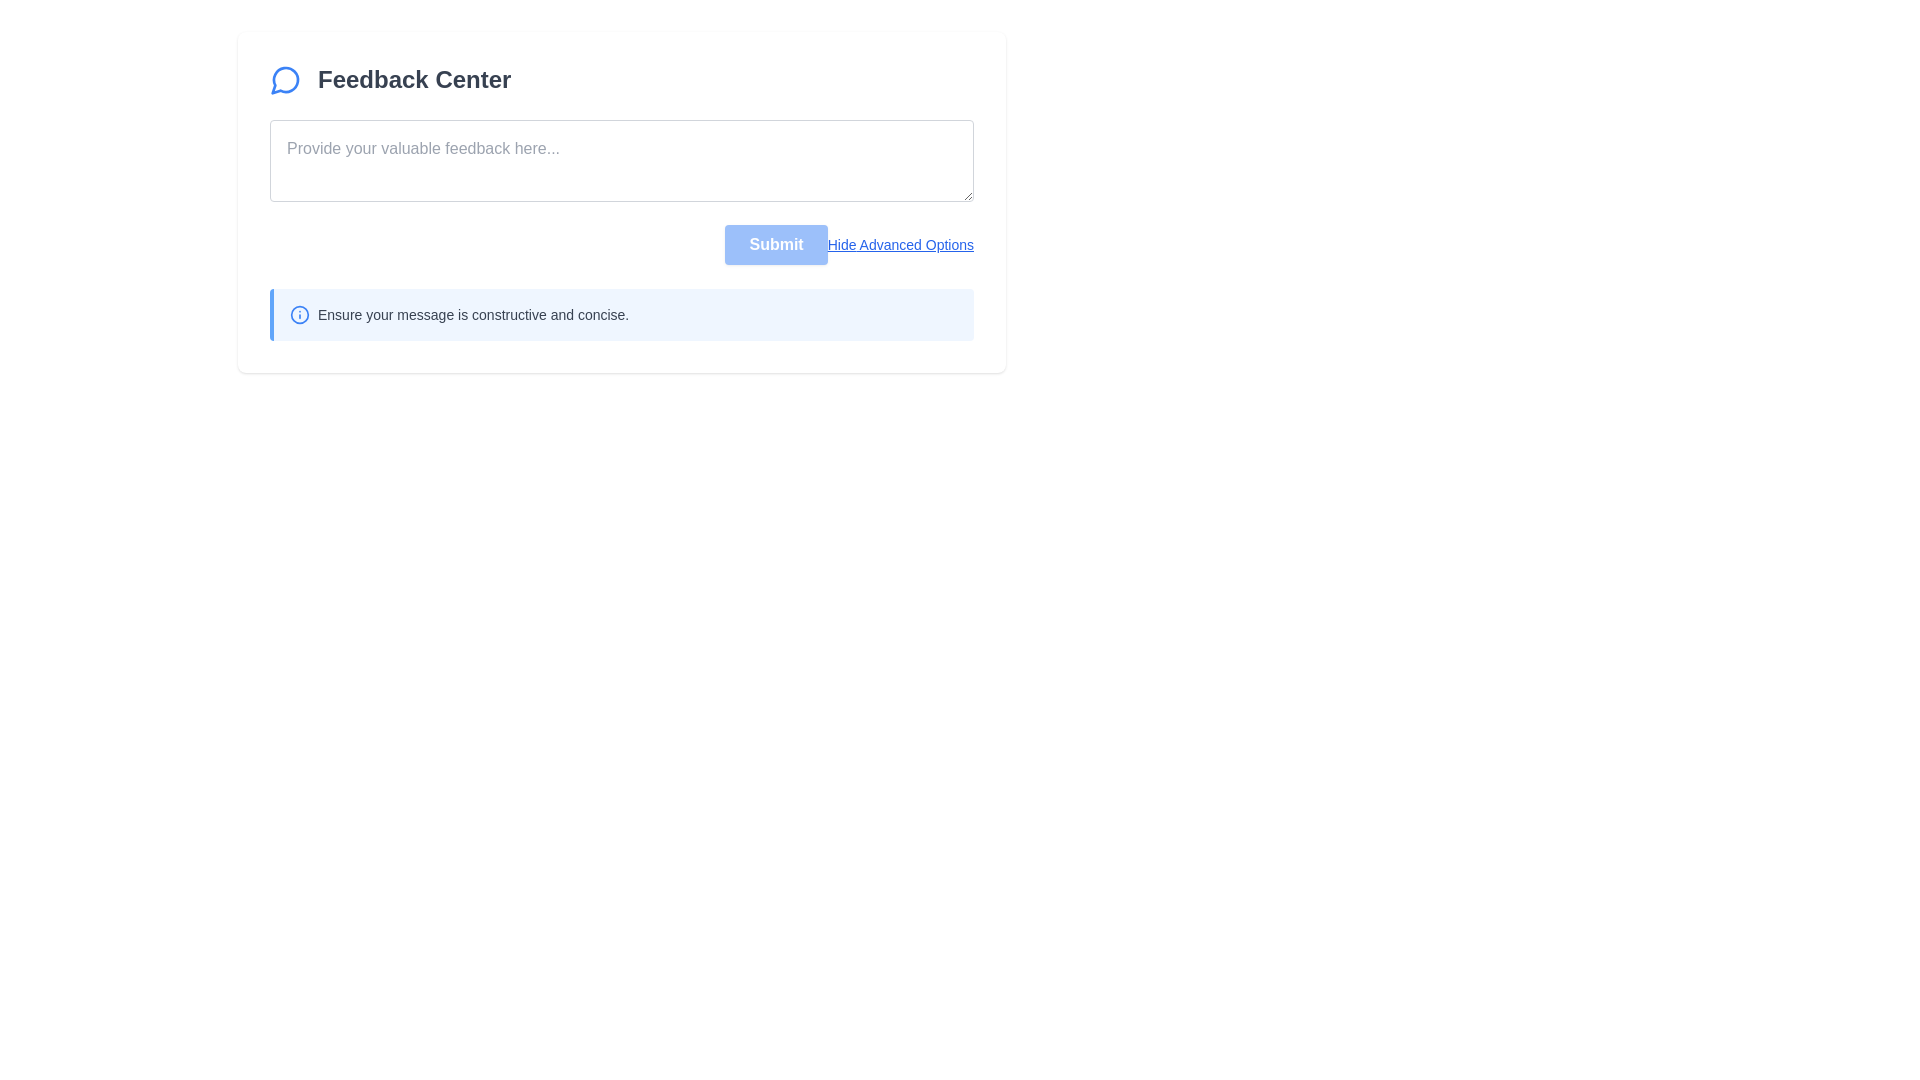  I want to click on the message text that reads, 'Ensure your message is constructive and concise', which is styled in a small gray font and located below a text input box, so click(472, 315).